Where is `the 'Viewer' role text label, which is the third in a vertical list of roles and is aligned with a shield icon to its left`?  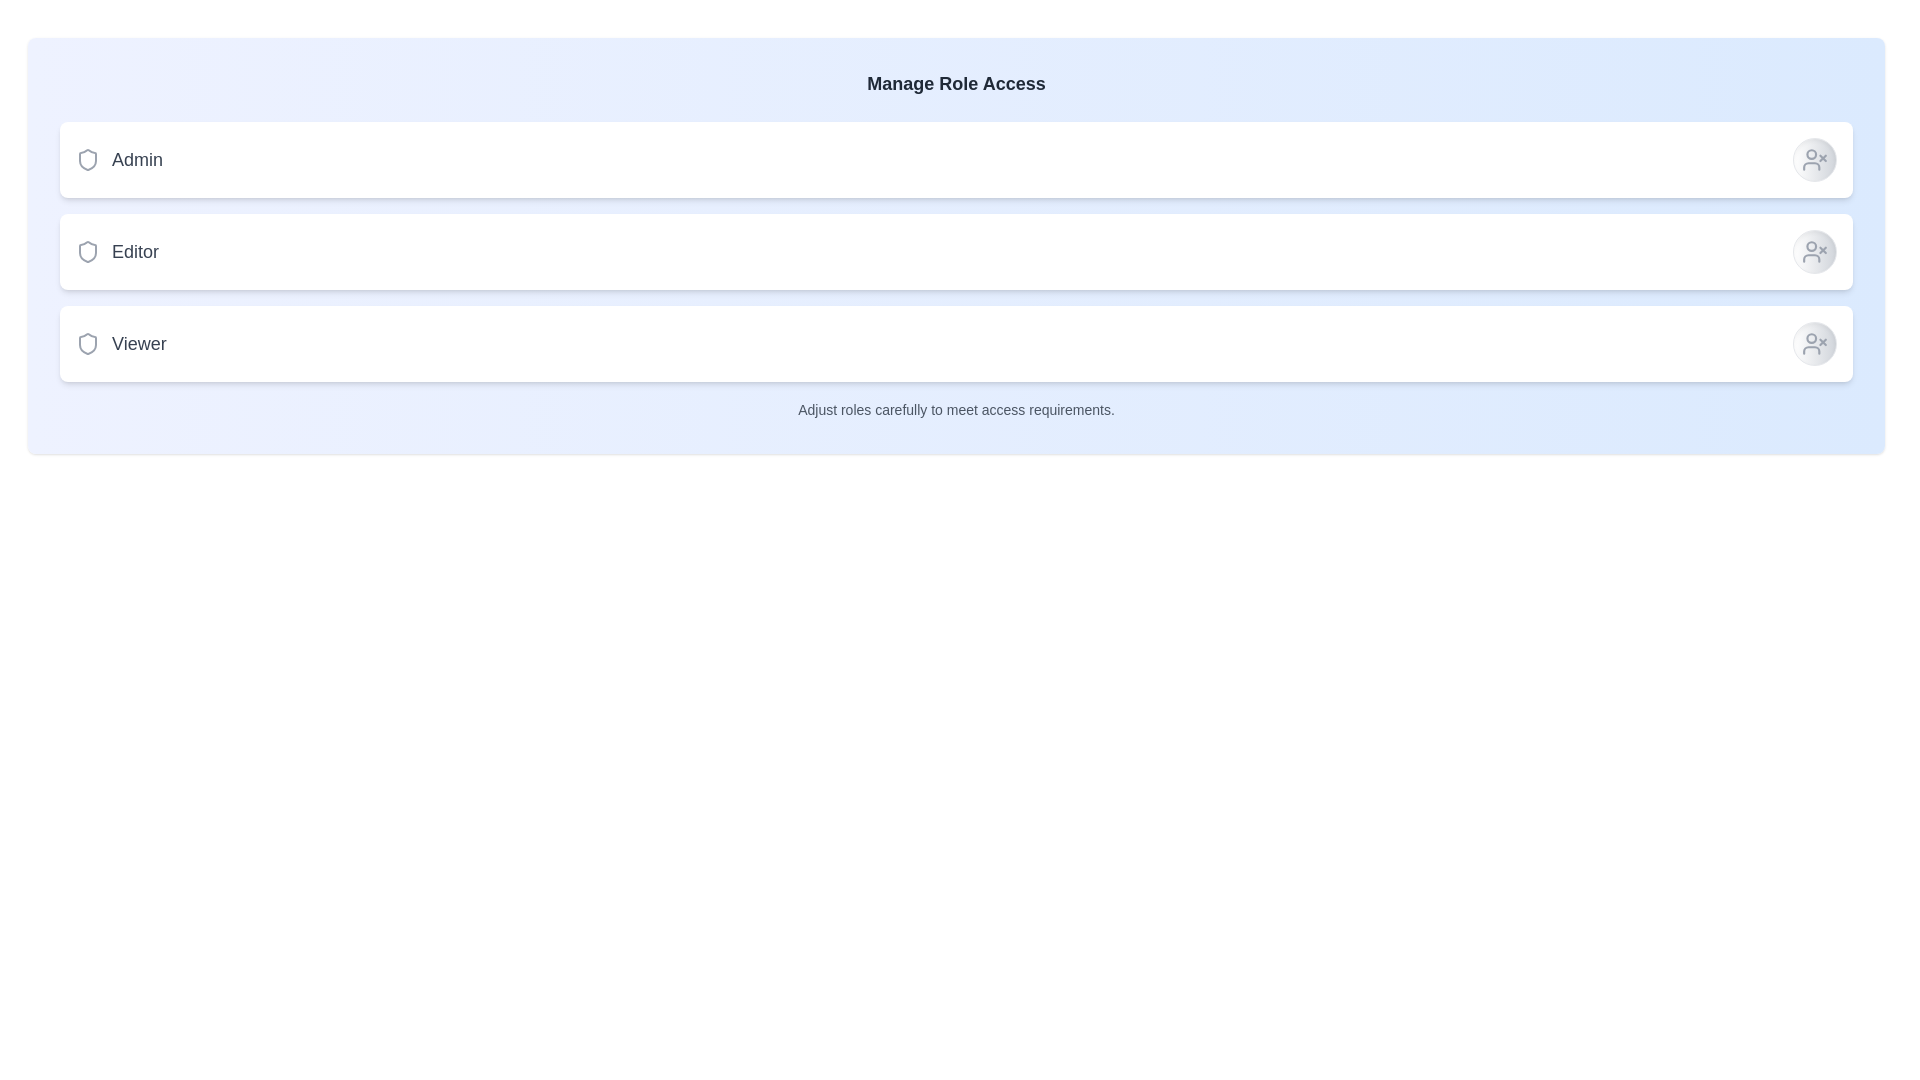
the 'Viewer' role text label, which is the third in a vertical list of roles and is aligned with a shield icon to its left is located at coordinates (138, 342).